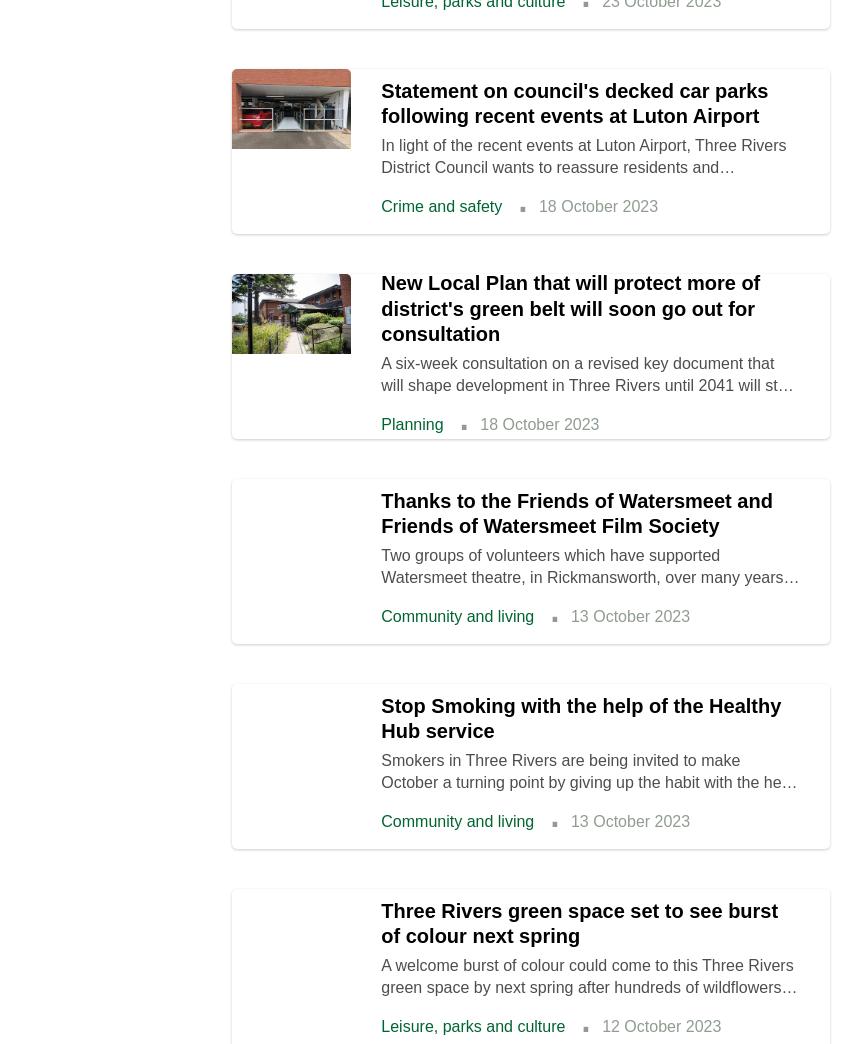  Describe the element at coordinates (473, 1026) in the screenshot. I see `'Leisure, parks and culture'` at that location.